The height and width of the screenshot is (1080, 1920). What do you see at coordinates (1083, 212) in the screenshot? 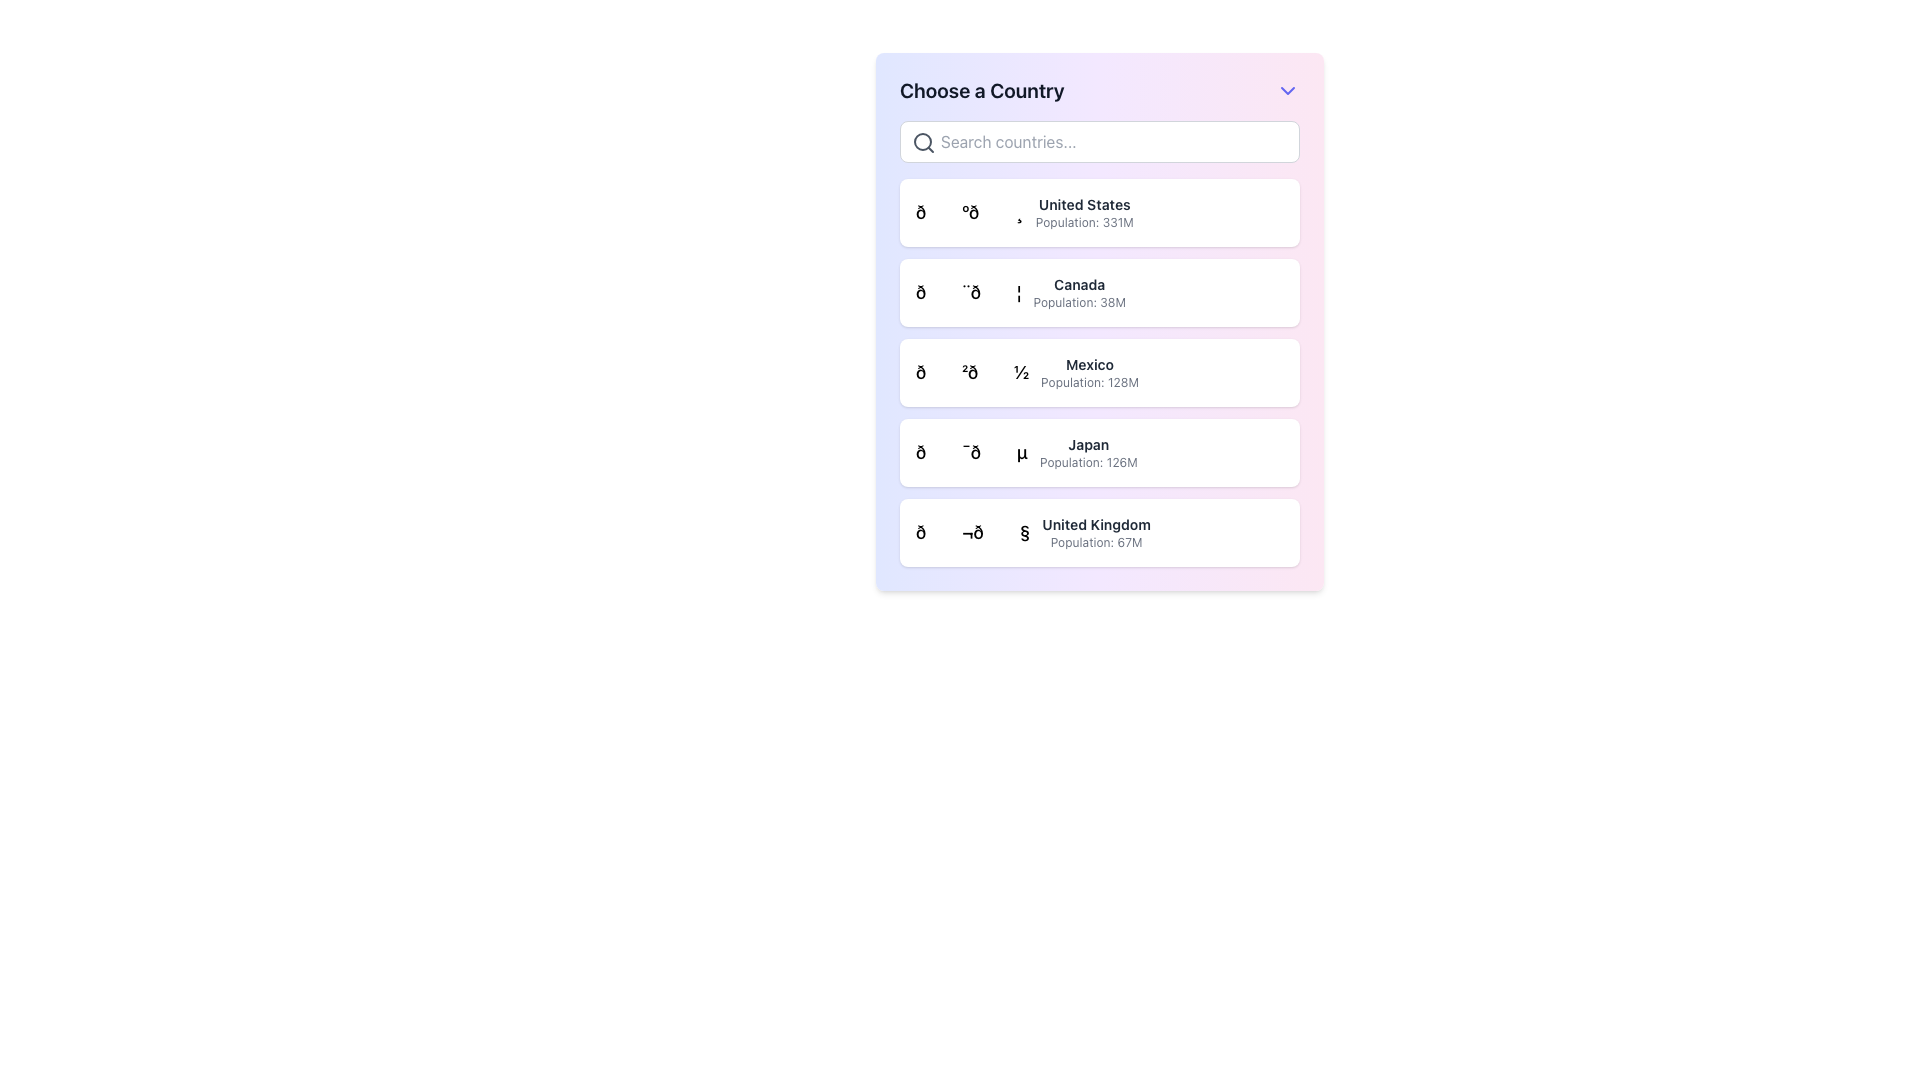
I see `'United States' selectable entry in the dropdown menu using developer tools` at bounding box center [1083, 212].